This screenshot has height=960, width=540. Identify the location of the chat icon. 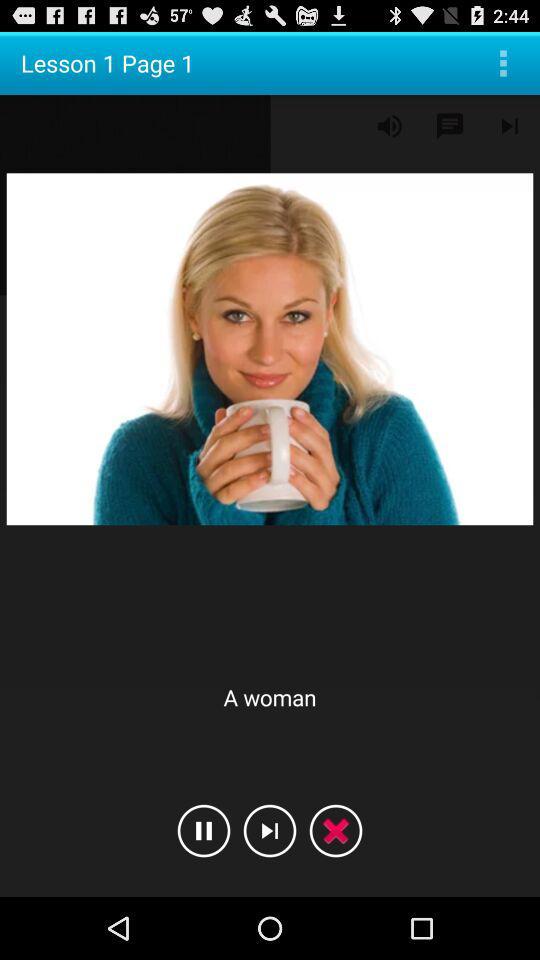
(449, 133).